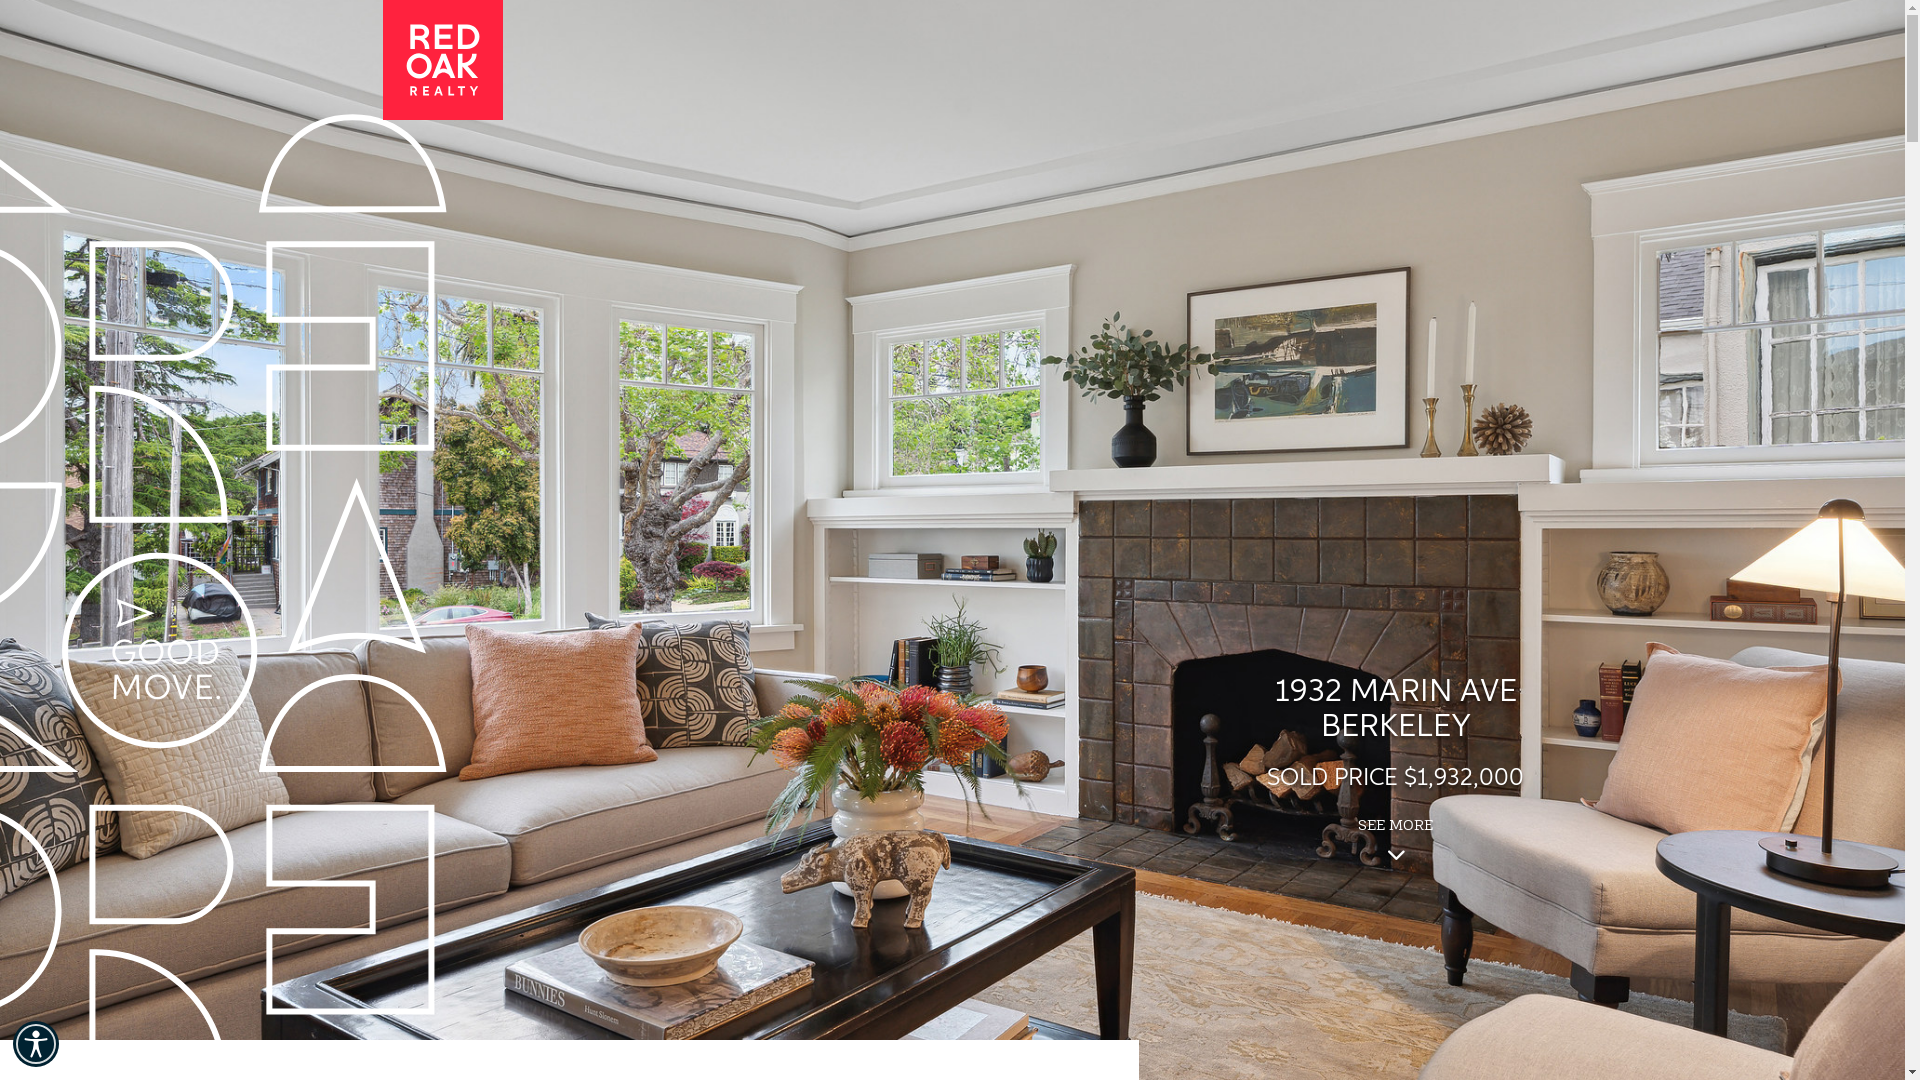  I want to click on 'Red Oak Realty', so click(440, 59).